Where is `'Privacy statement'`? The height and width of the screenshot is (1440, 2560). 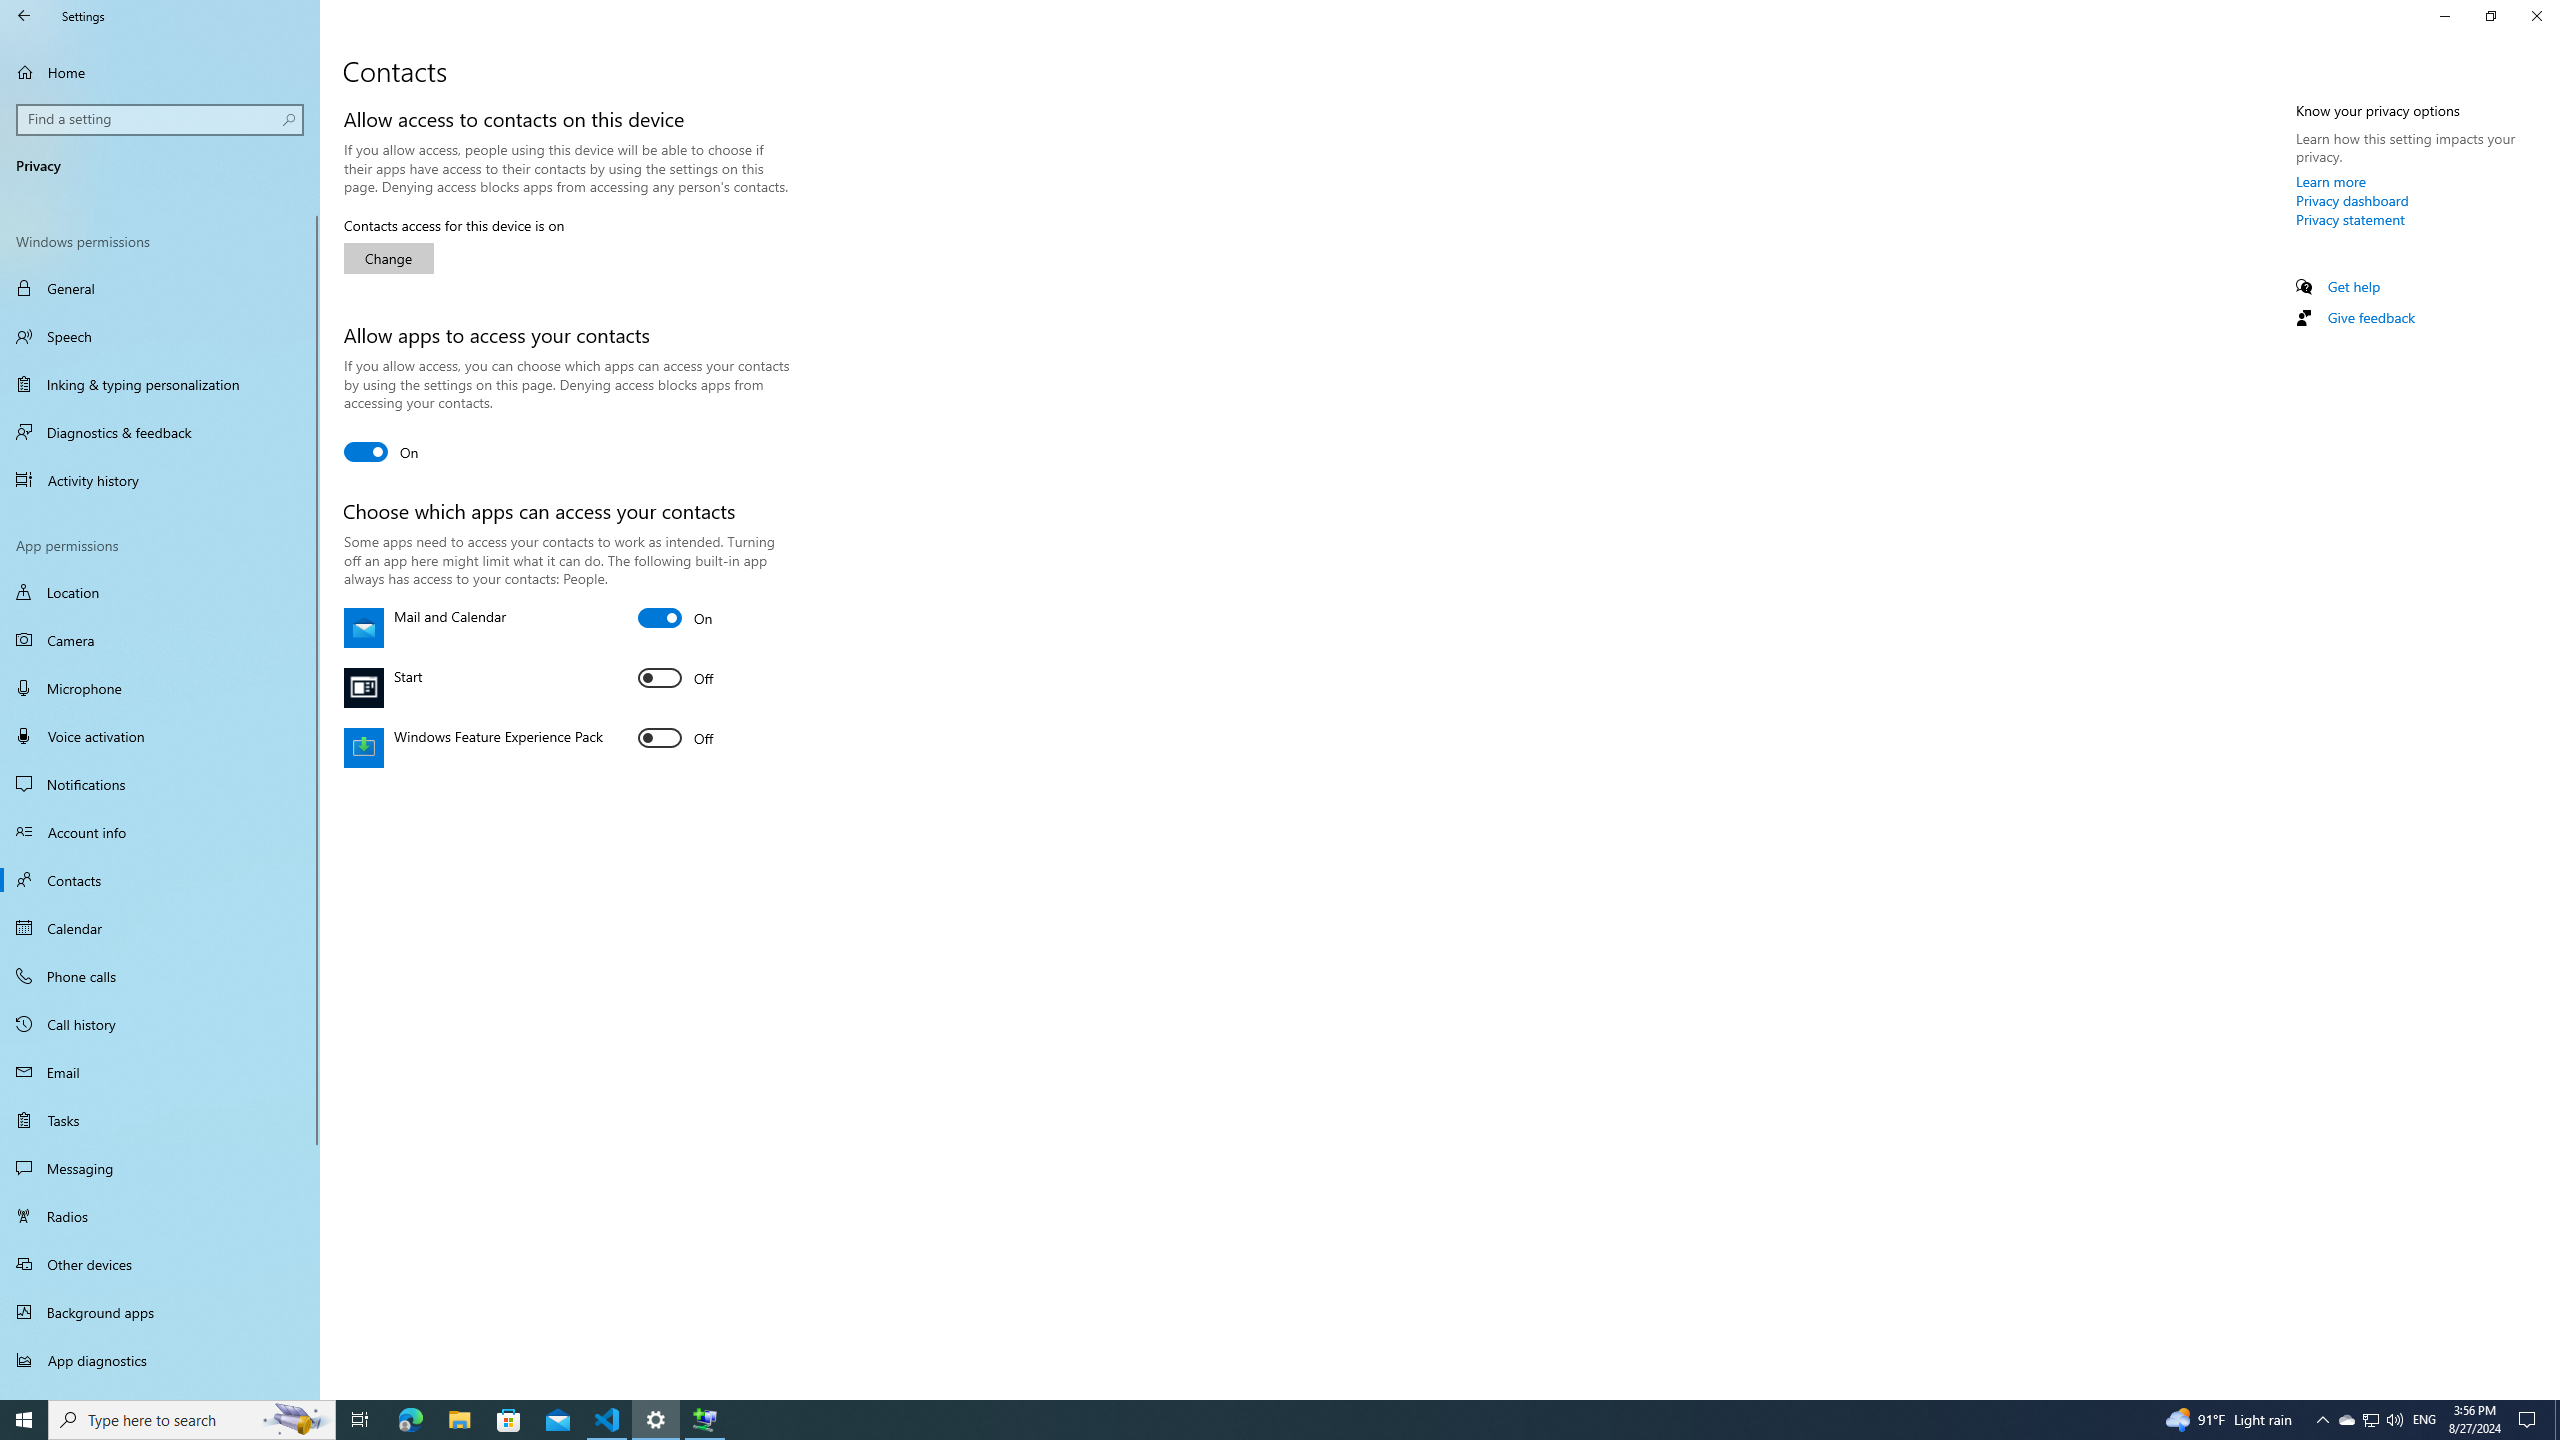
'Privacy statement' is located at coordinates (2349, 218).